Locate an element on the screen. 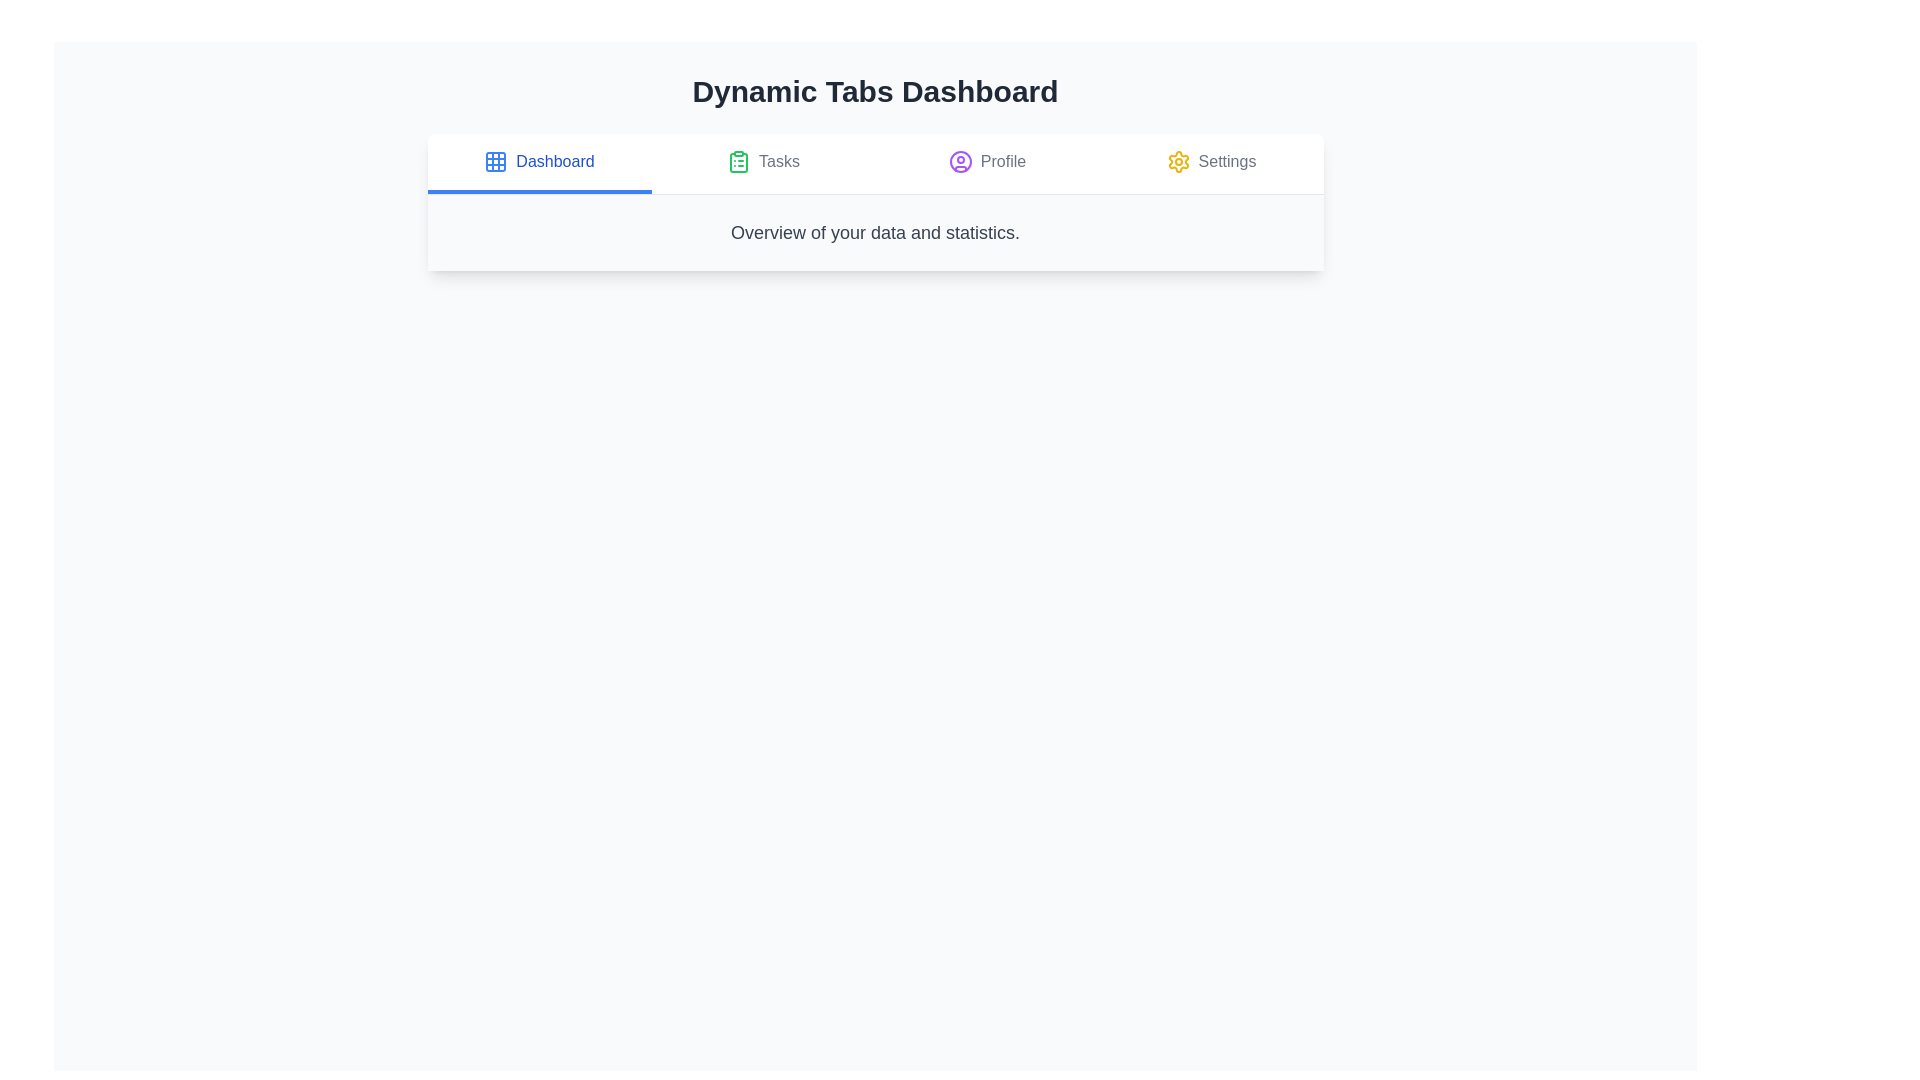 The image size is (1920, 1080). the Navigation bar located near the top of the application interface is located at coordinates (875, 163).